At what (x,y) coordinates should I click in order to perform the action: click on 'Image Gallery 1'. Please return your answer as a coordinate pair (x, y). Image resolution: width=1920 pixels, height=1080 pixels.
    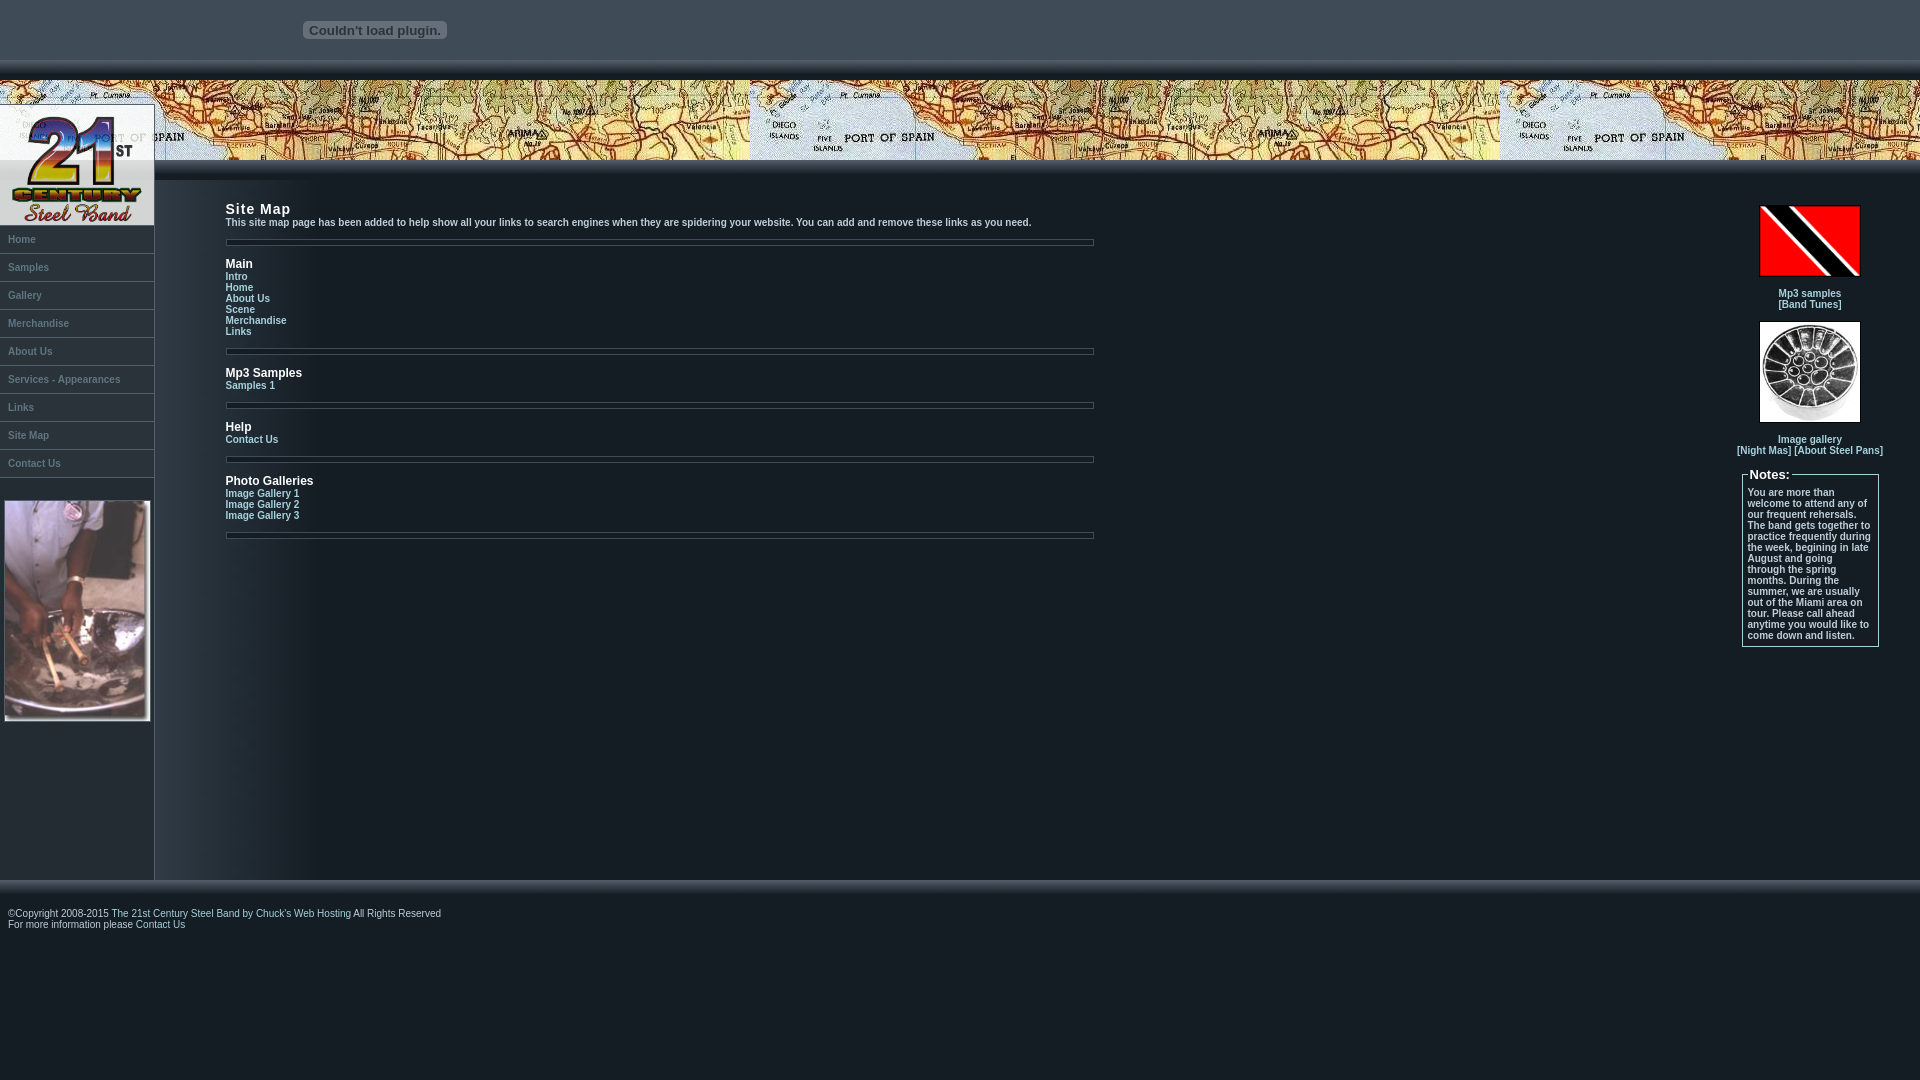
    Looking at the image, I should click on (262, 493).